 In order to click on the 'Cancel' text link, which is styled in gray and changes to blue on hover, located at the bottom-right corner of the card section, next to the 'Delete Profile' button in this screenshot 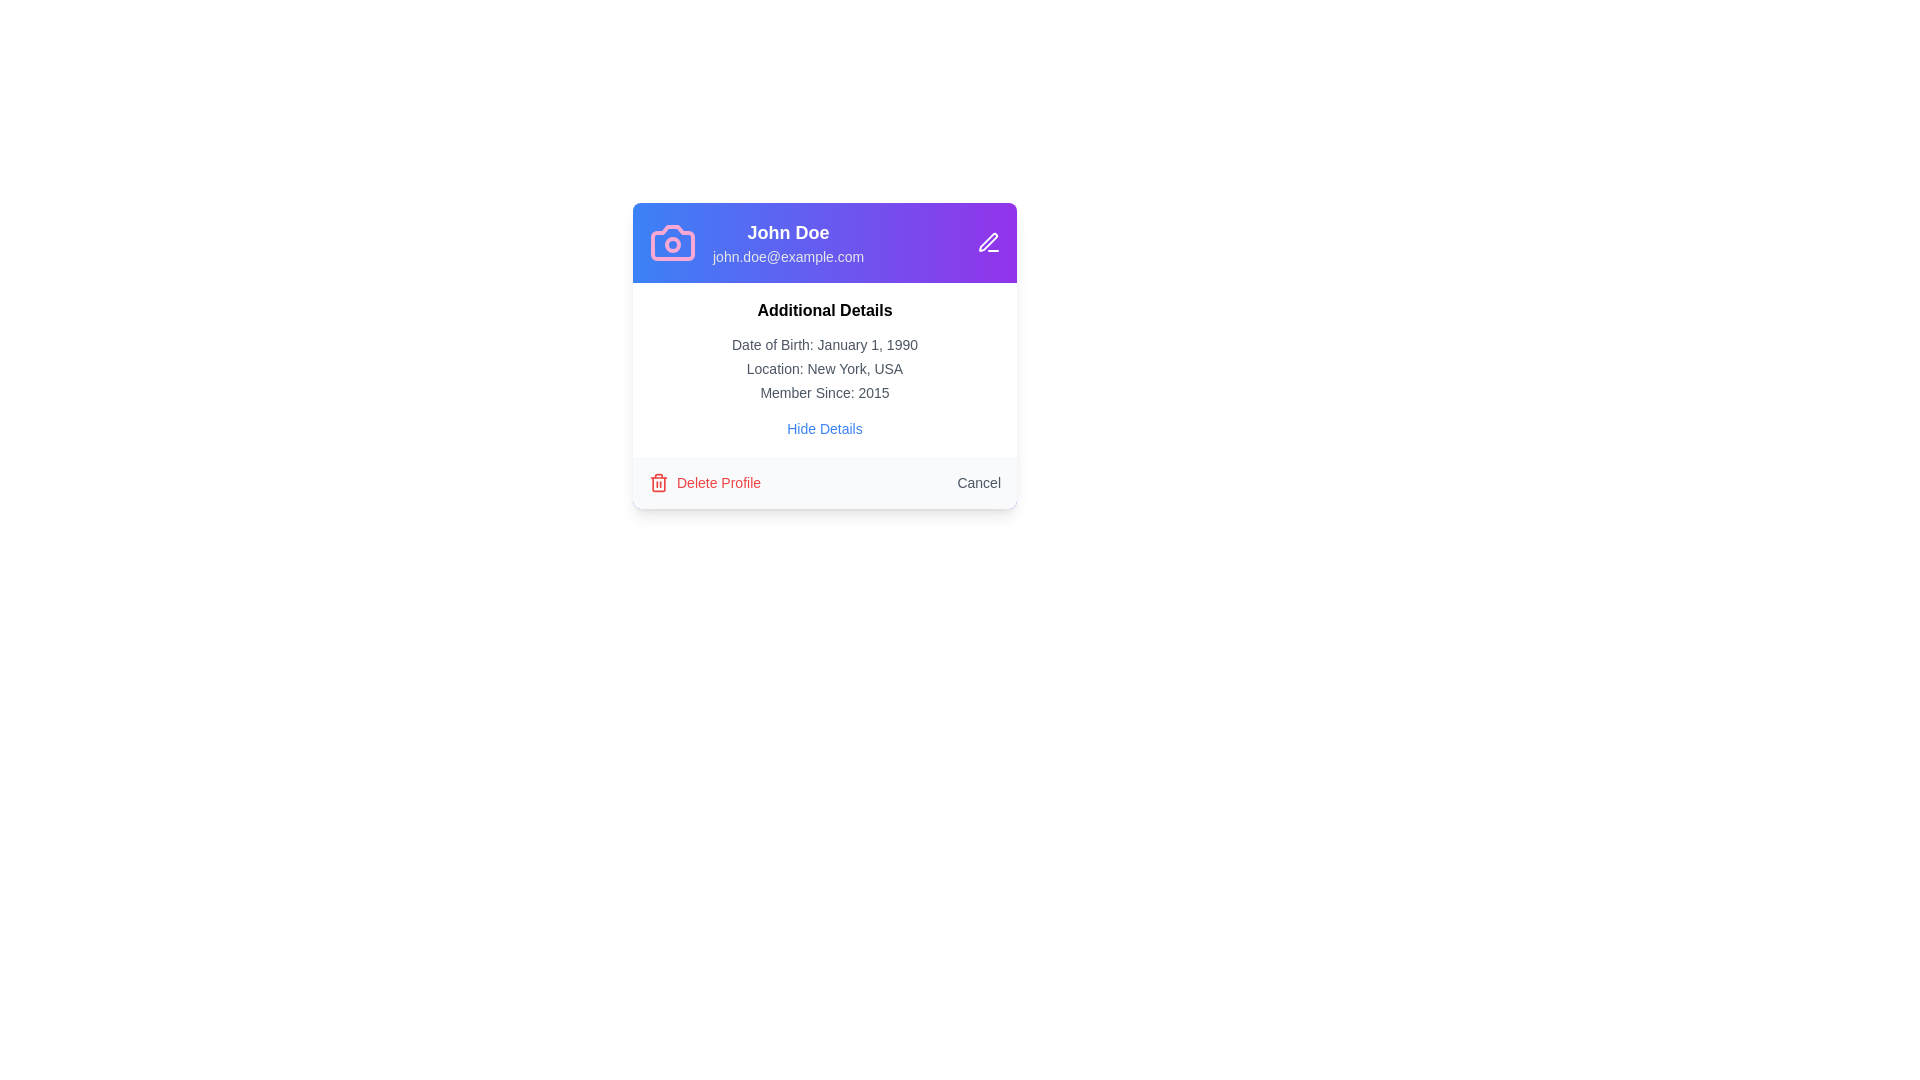, I will do `click(979, 482)`.